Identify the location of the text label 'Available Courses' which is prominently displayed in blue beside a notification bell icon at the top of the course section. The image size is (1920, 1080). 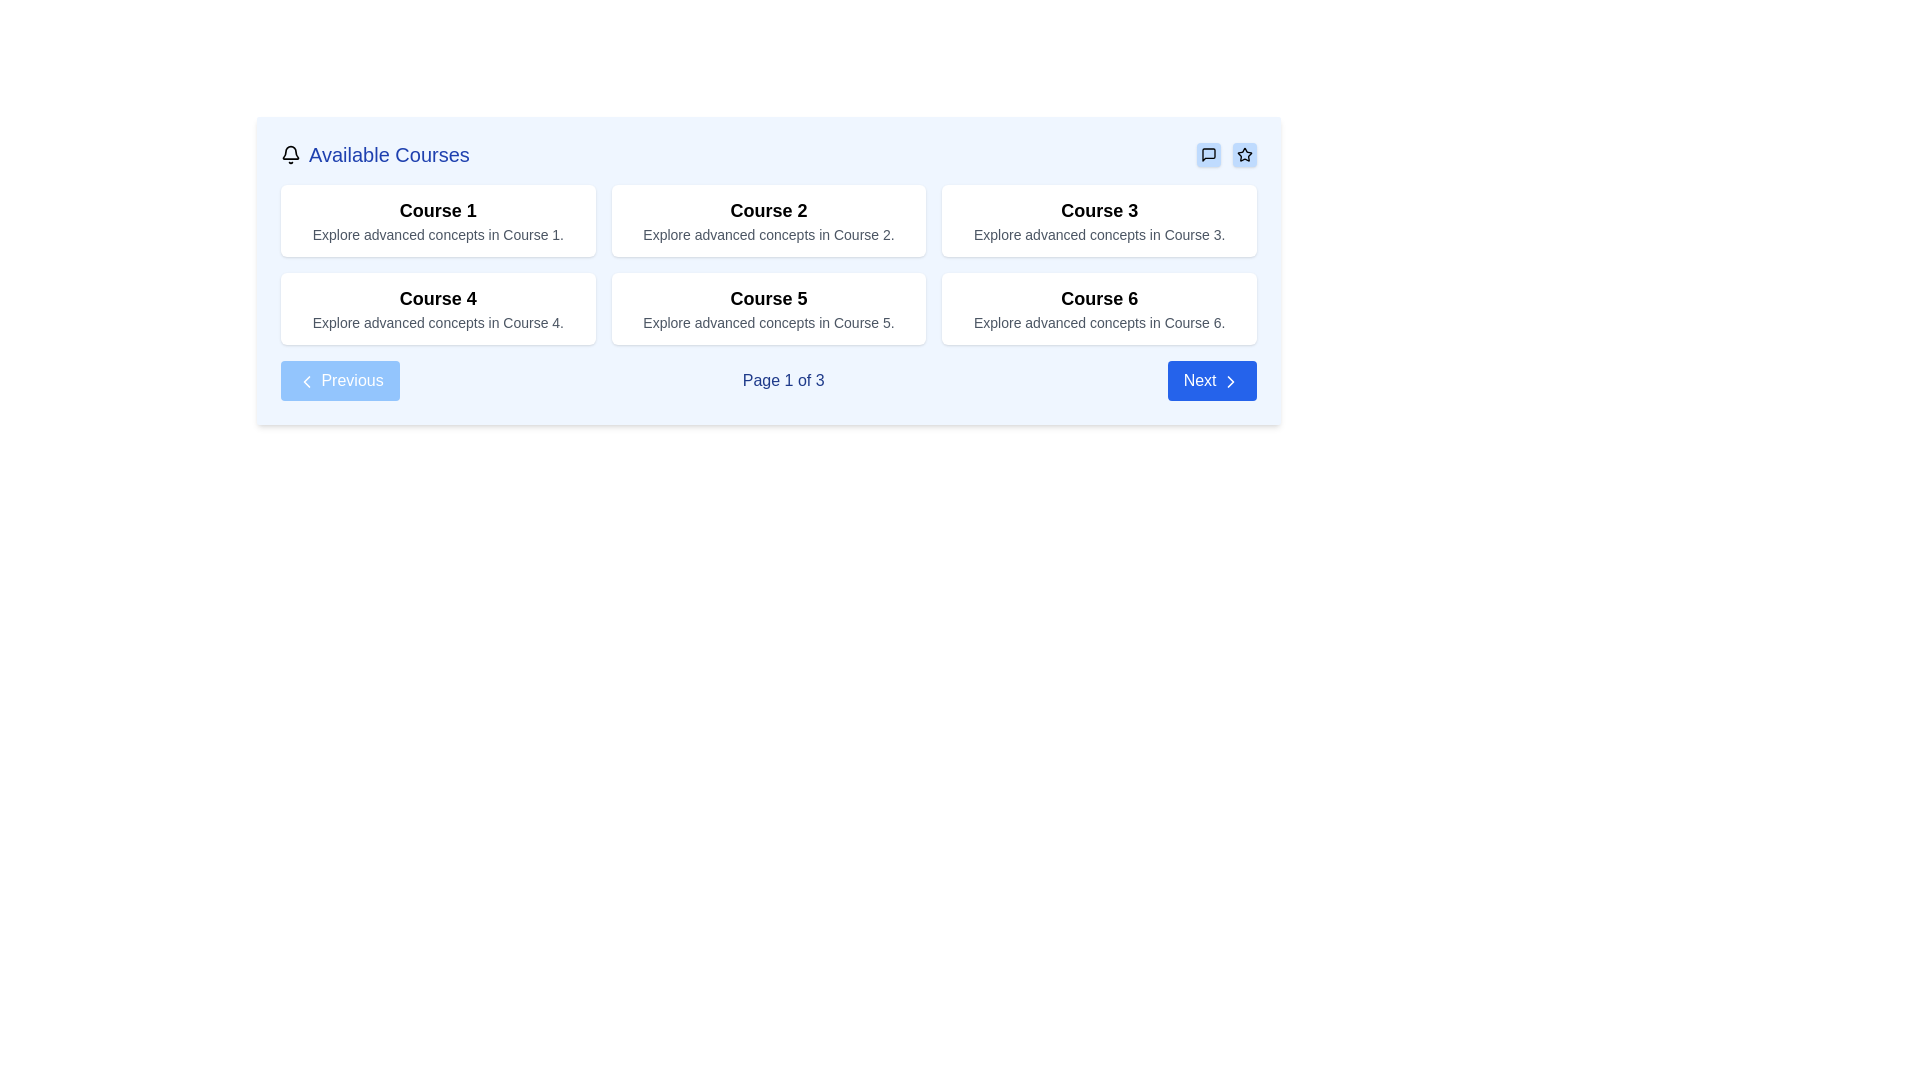
(389, 153).